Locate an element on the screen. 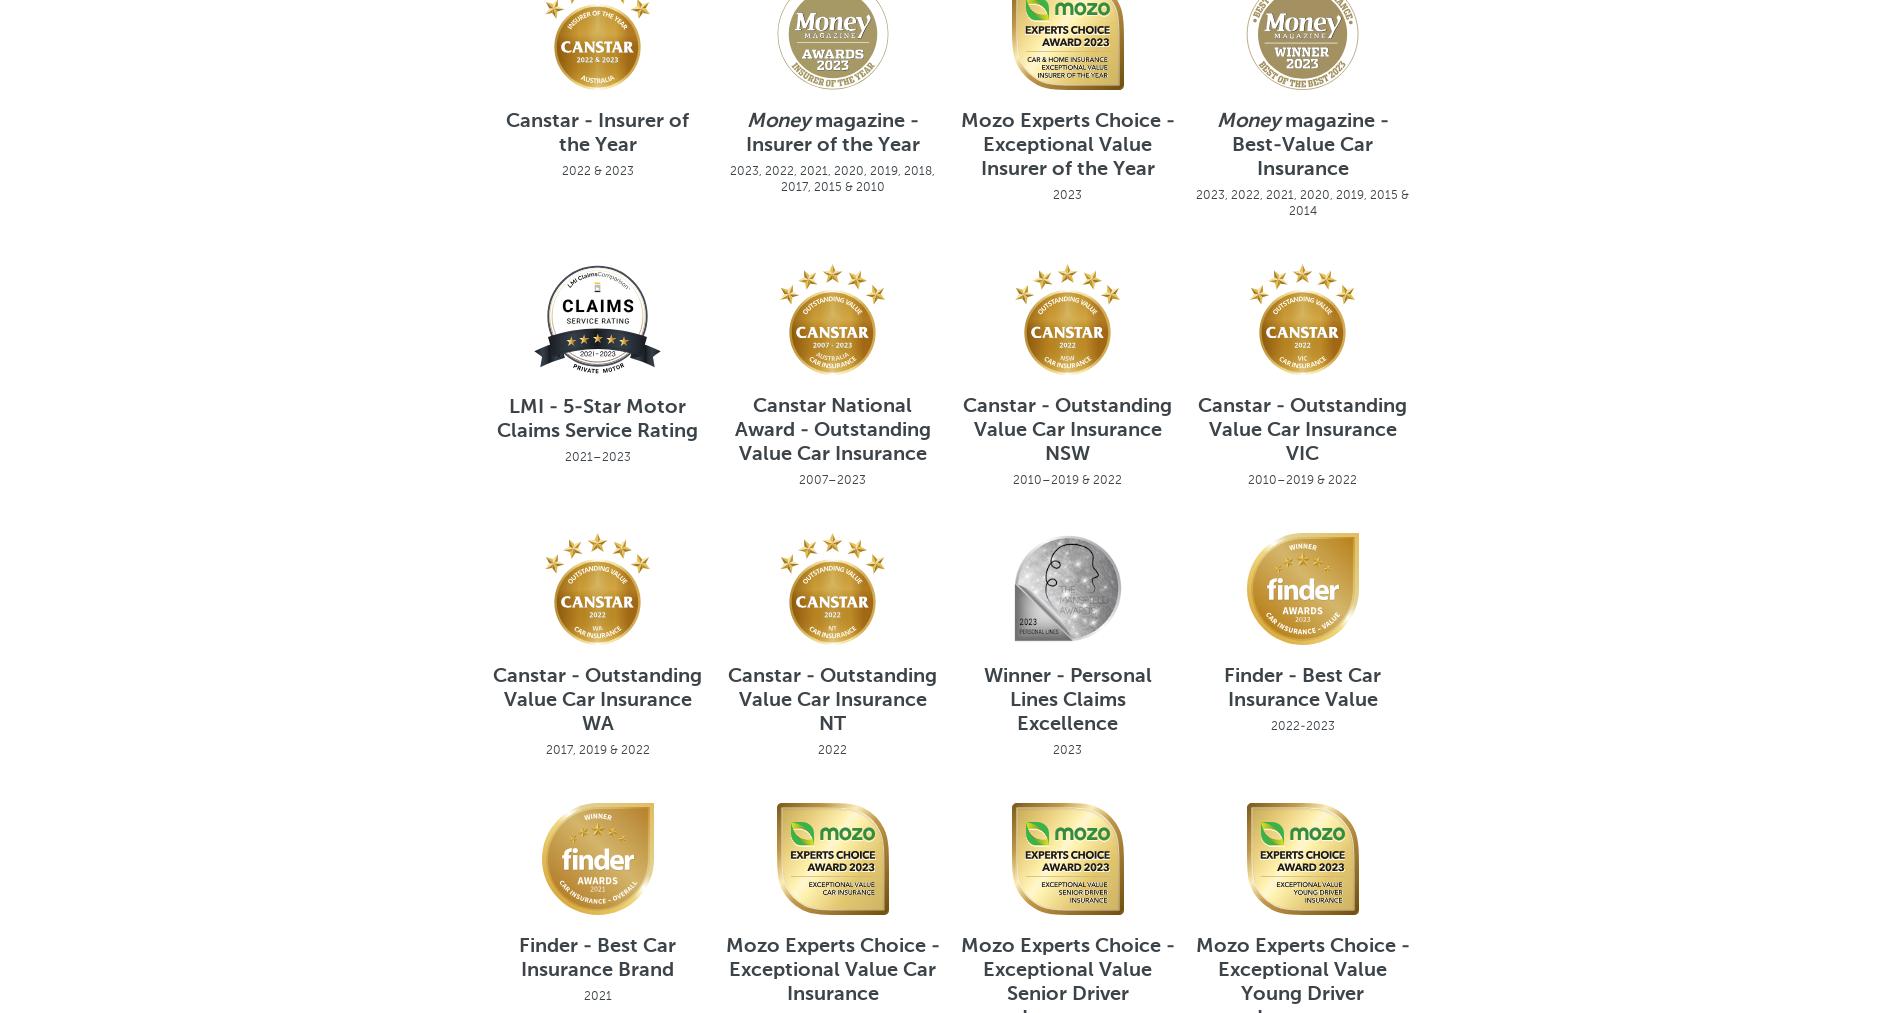  'Mozo Experts Choice - Exceptional Value Car Insurance' is located at coordinates (831, 970).